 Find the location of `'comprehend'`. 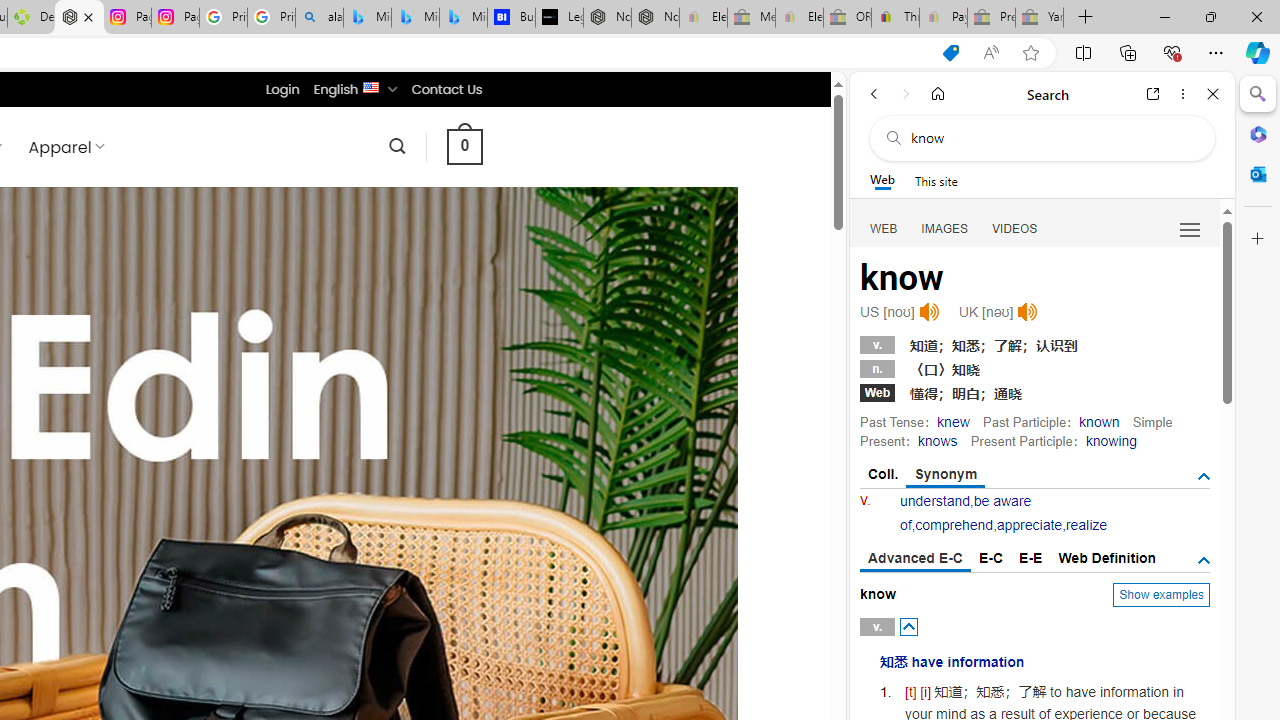

'comprehend' is located at coordinates (953, 524).